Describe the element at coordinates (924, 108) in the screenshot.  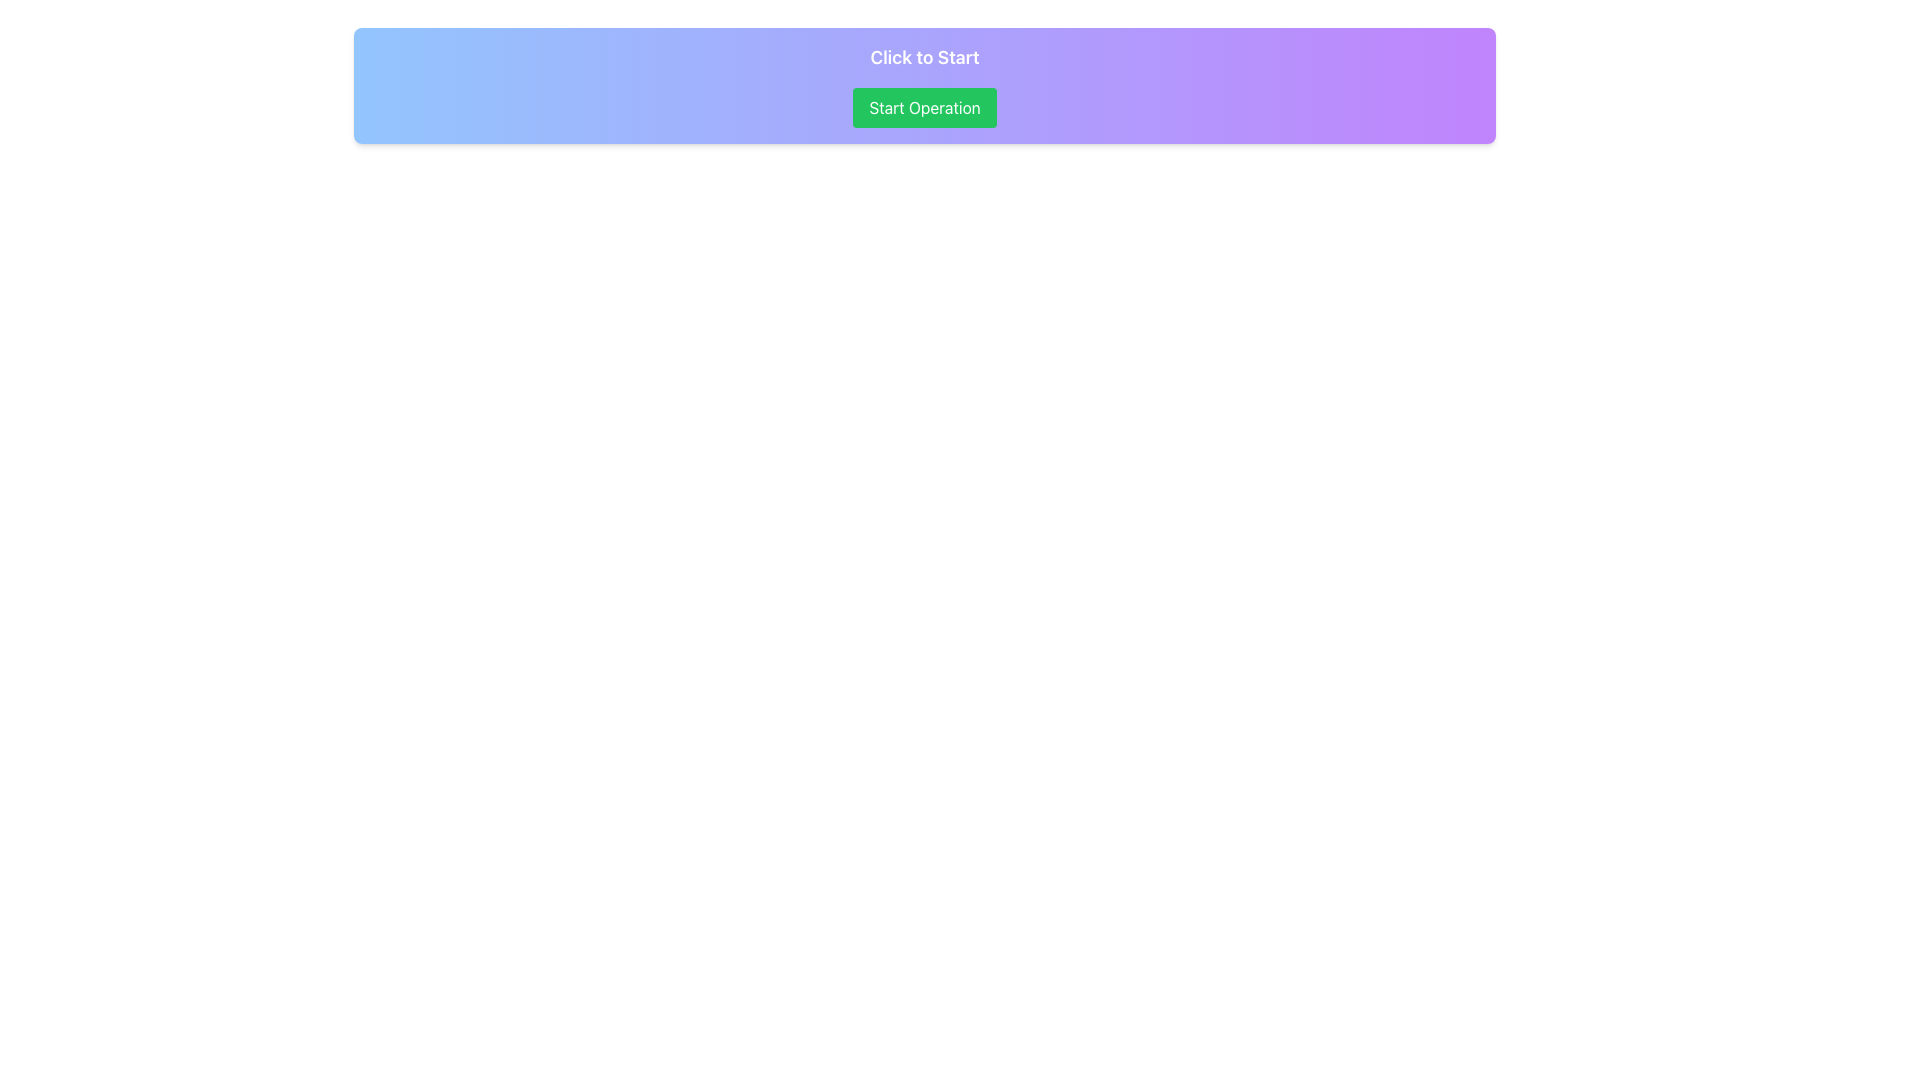
I see `the green button with rounded corners labeled 'Start Operation'` at that location.